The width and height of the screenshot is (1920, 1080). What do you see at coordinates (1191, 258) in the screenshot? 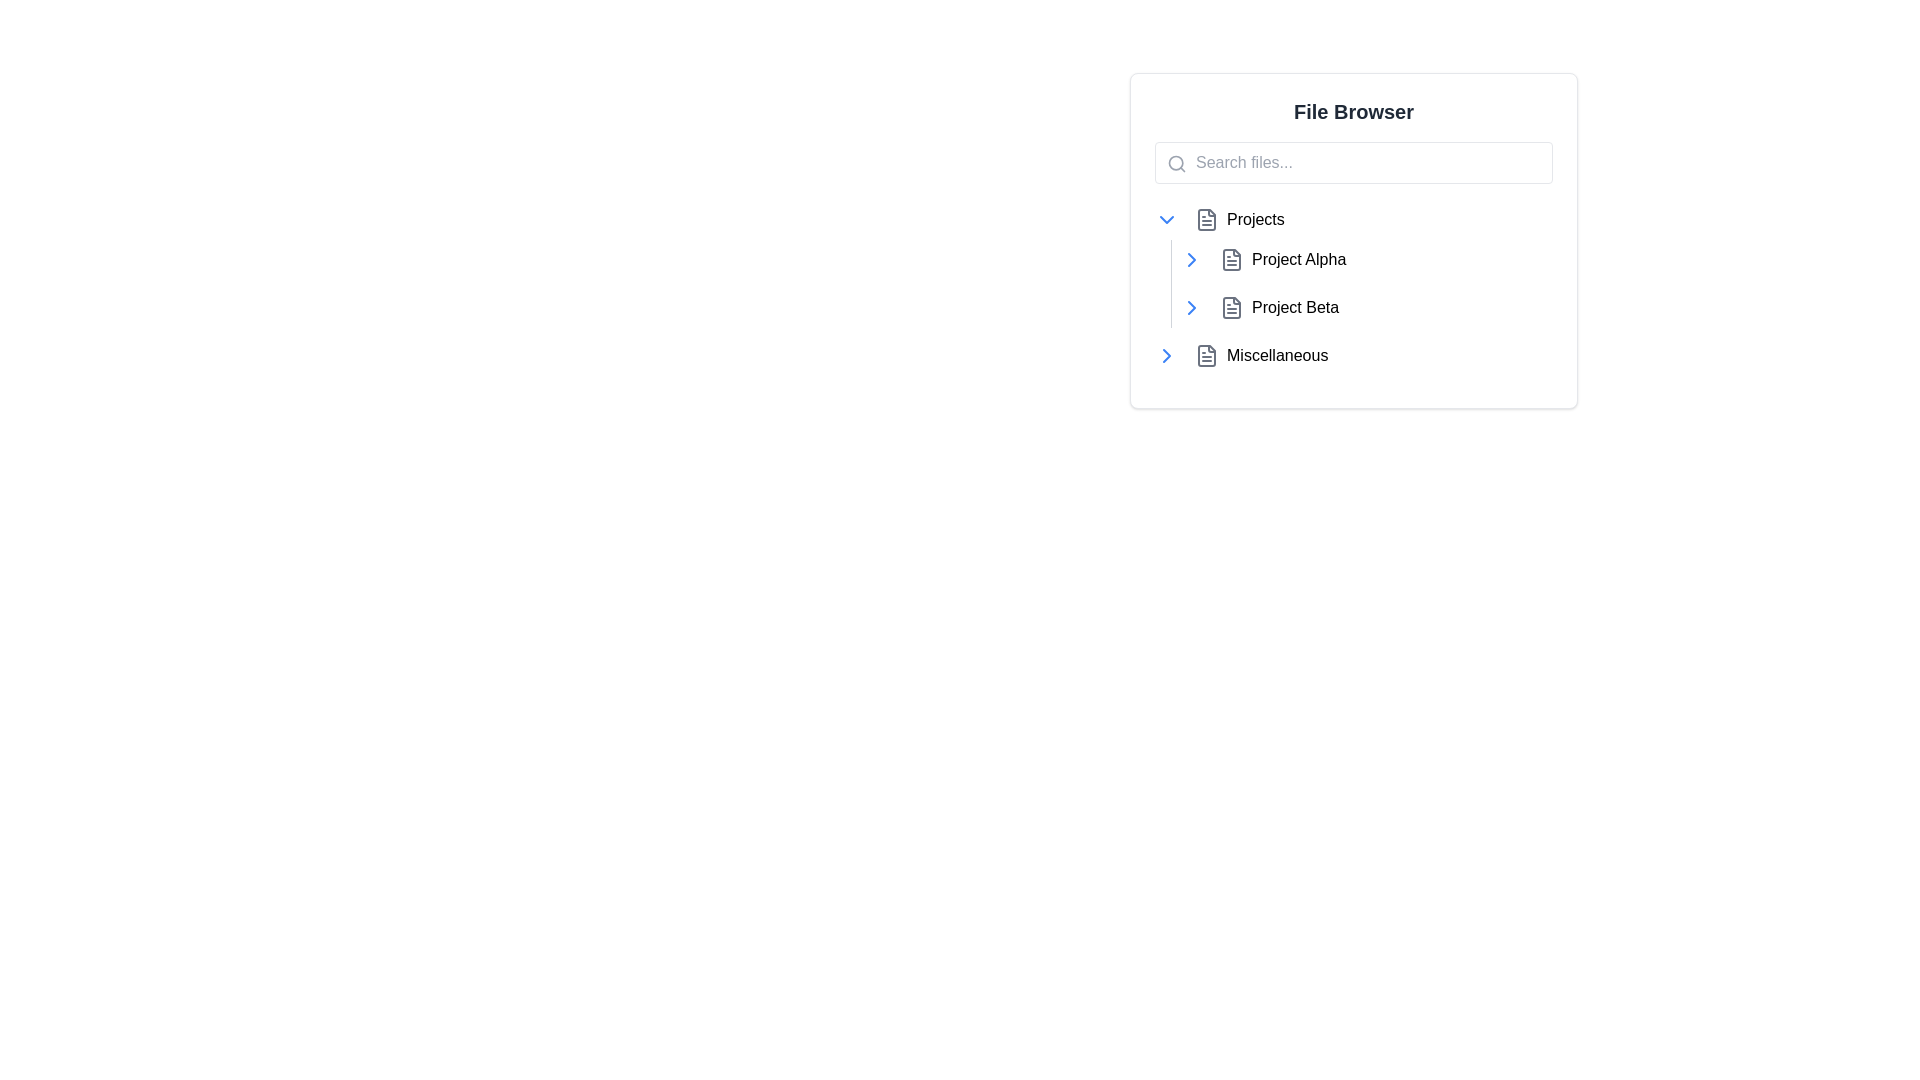
I see `the rightward-pointing chevron icon styled in blue, located in the file browser interface to the left of the 'Project Alpha' label` at bounding box center [1191, 258].